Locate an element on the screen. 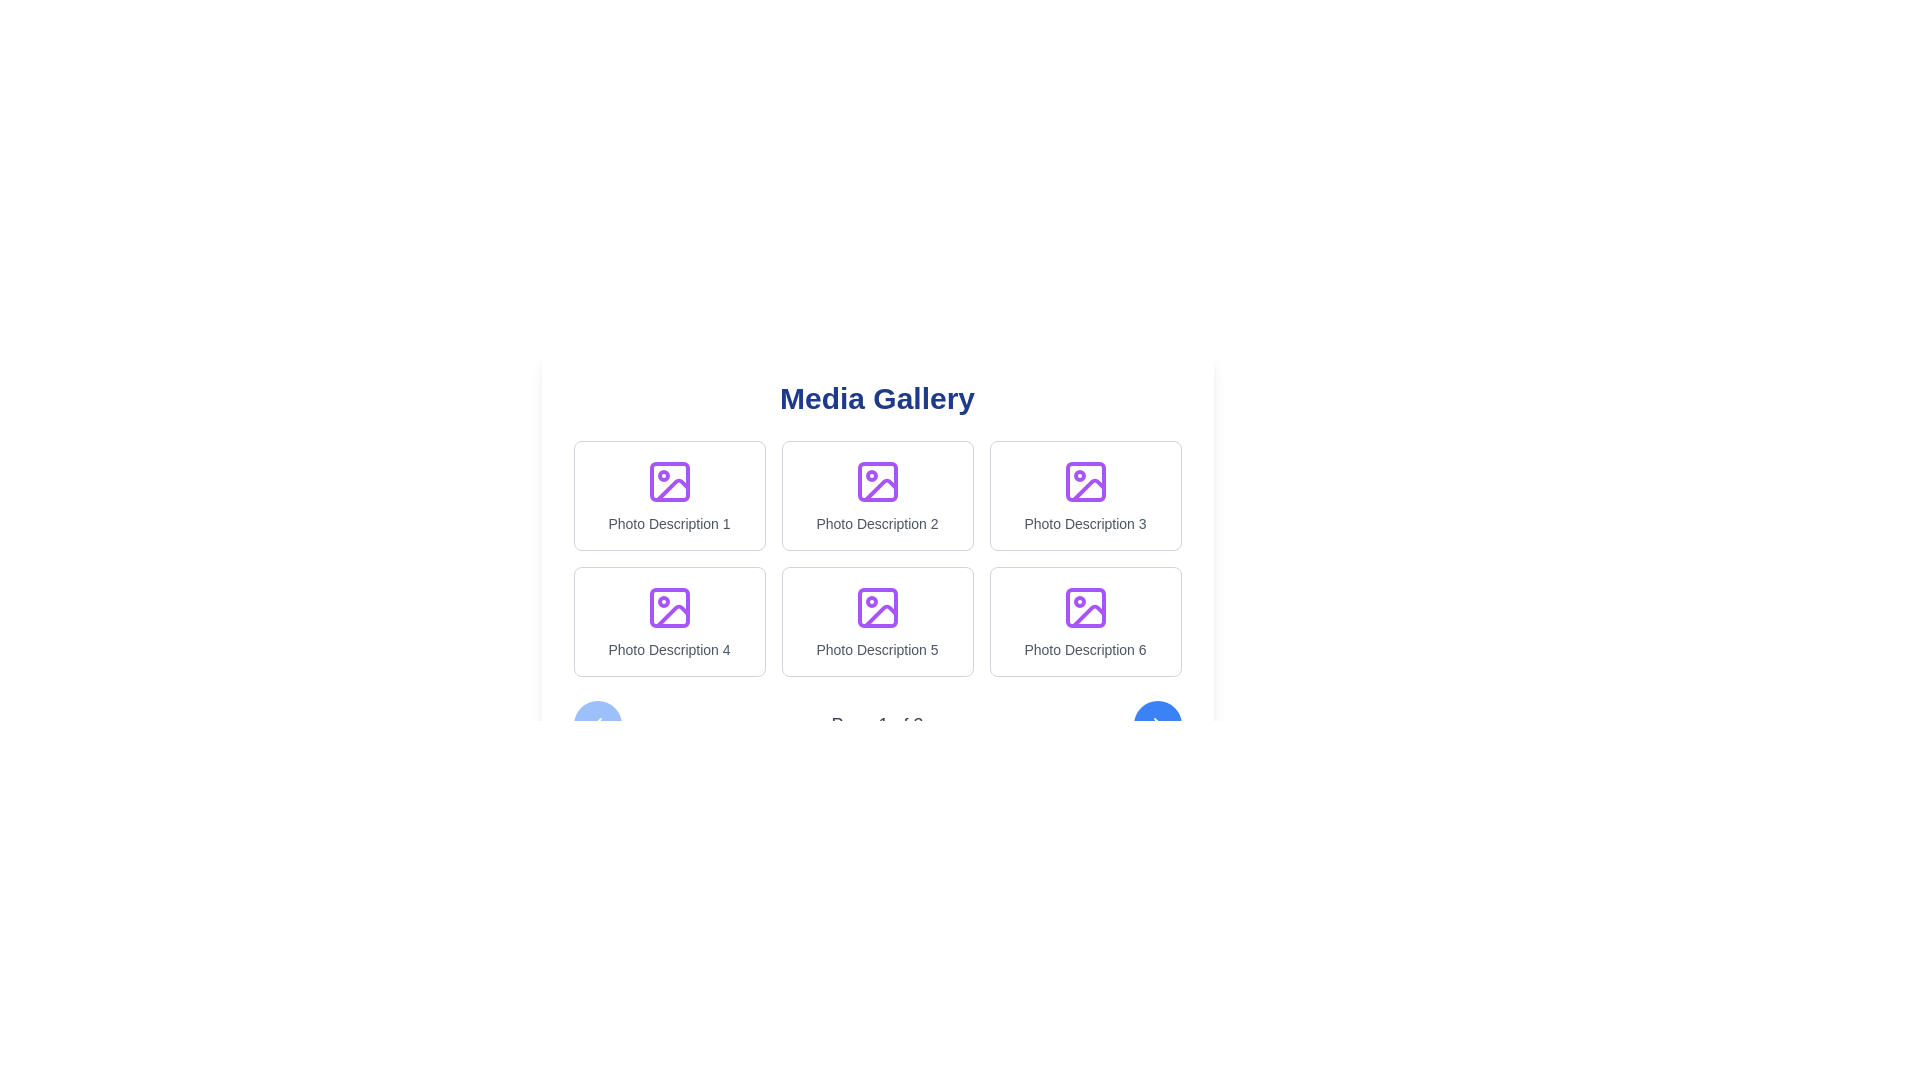 This screenshot has width=1920, height=1080. the main rectangular shape within the top-left icon in the grid under the 'Media Gallery' heading, which visually represents part of the icon illustration for the media entry is located at coordinates (669, 482).